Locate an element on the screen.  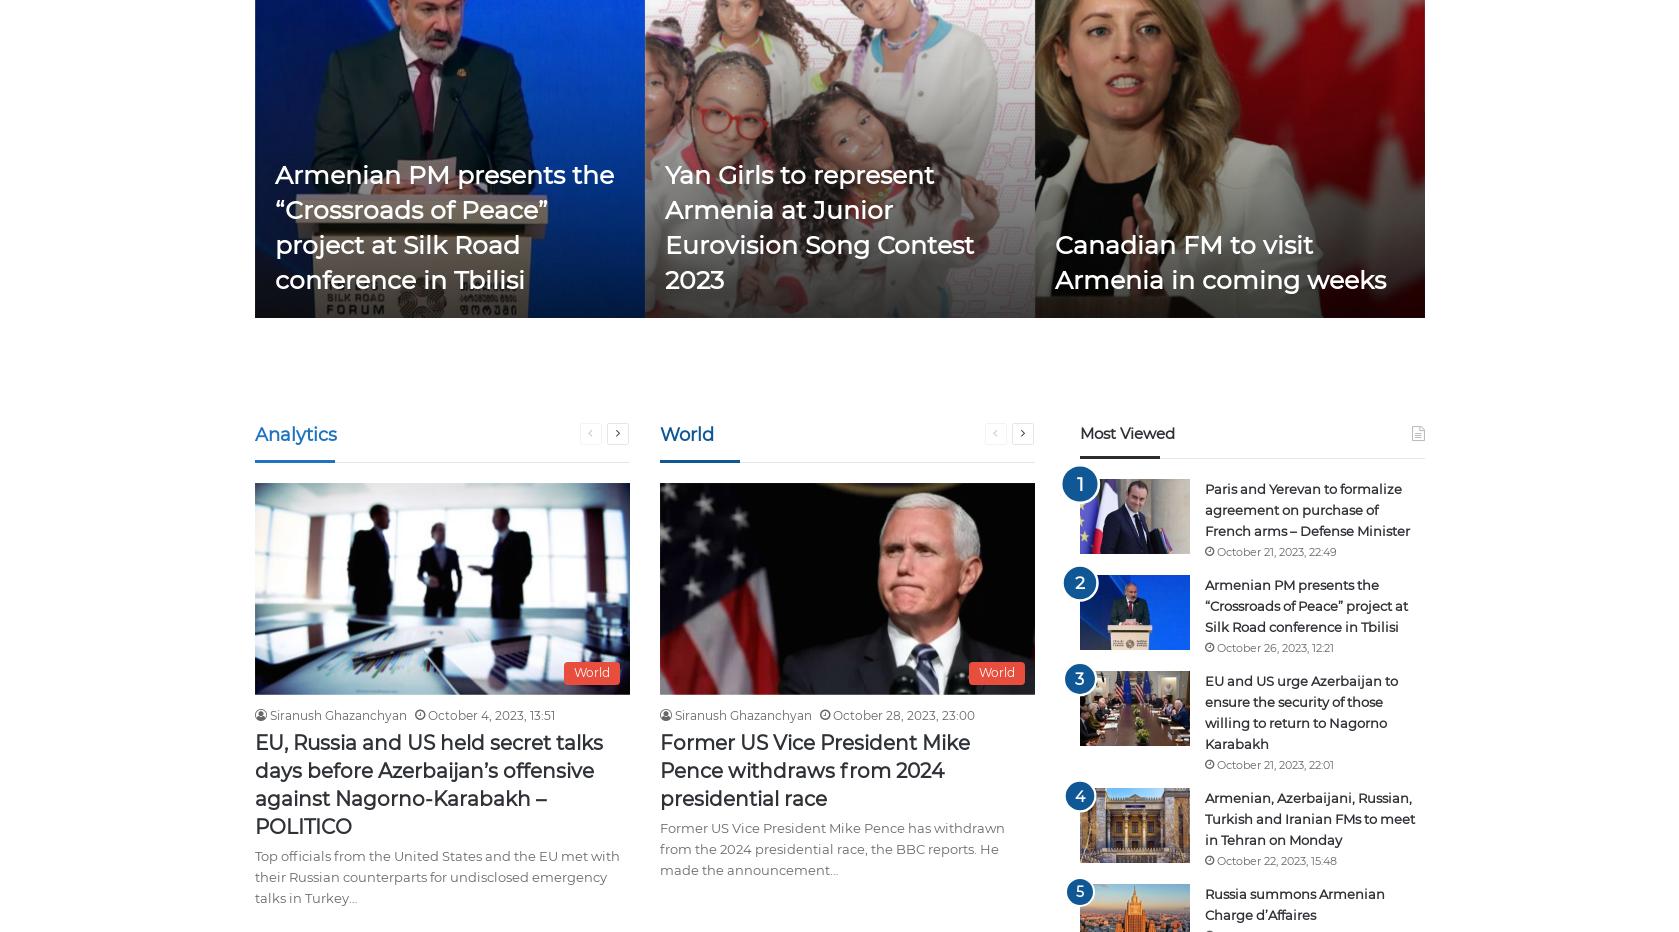
'Analytics' is located at coordinates (295, 434).